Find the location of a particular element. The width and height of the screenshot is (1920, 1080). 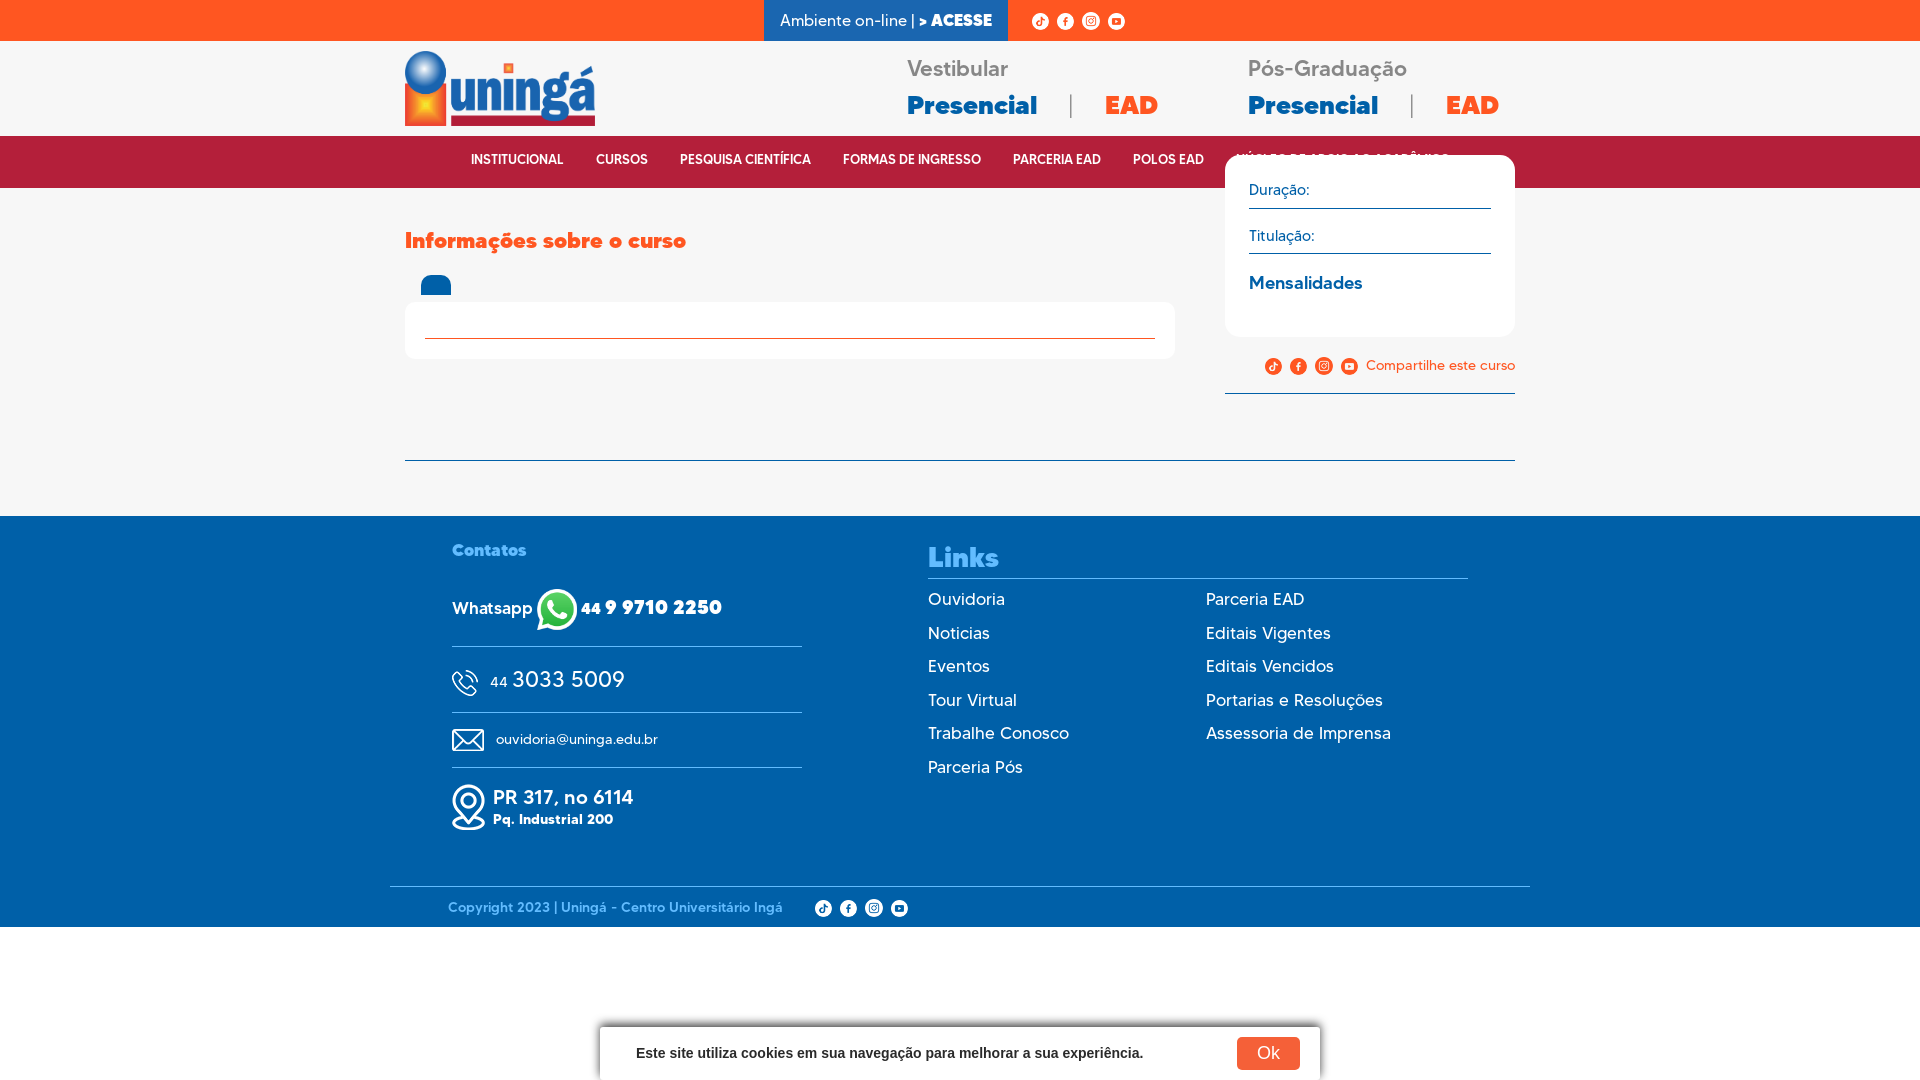

'Noticias' is located at coordinates (1058, 633).